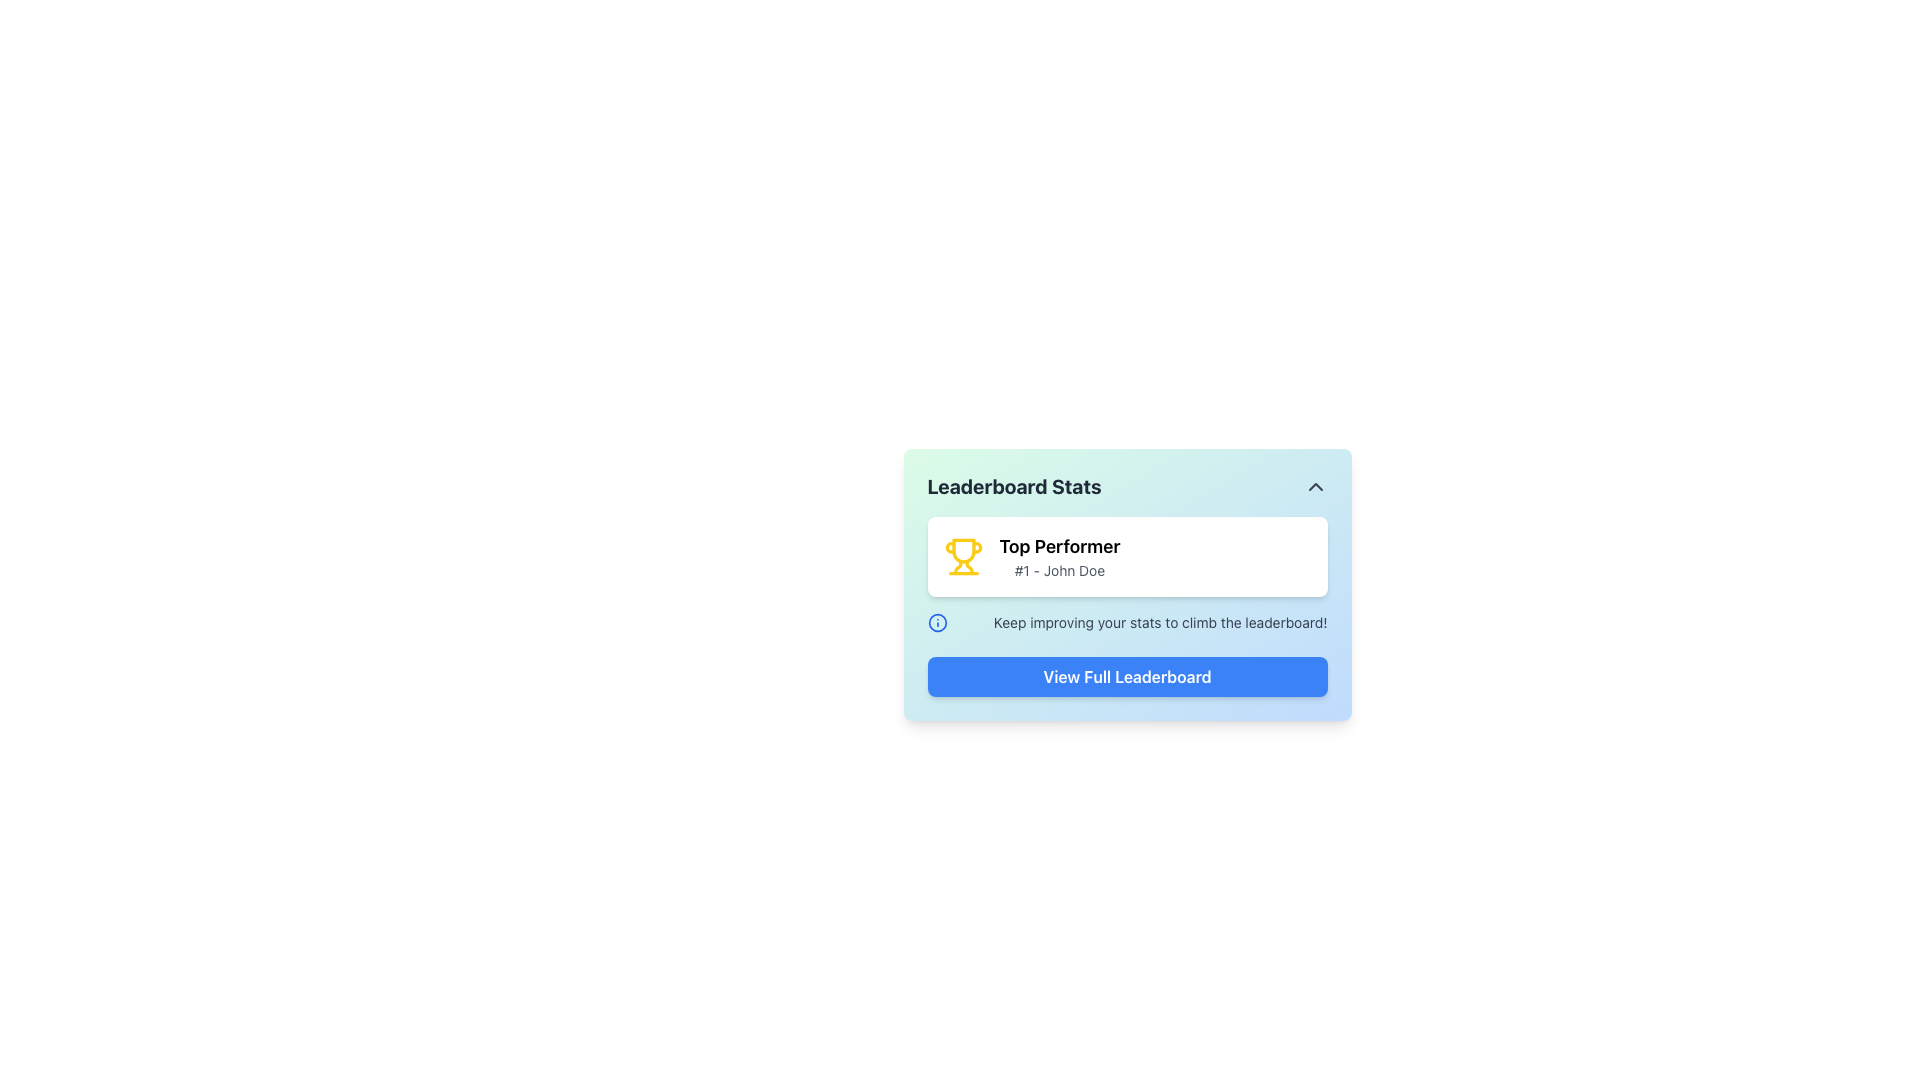  What do you see at coordinates (1127, 622) in the screenshot?
I see `the static text element displaying 'Keep improving your stats to climb the leaderboard!'` at bounding box center [1127, 622].